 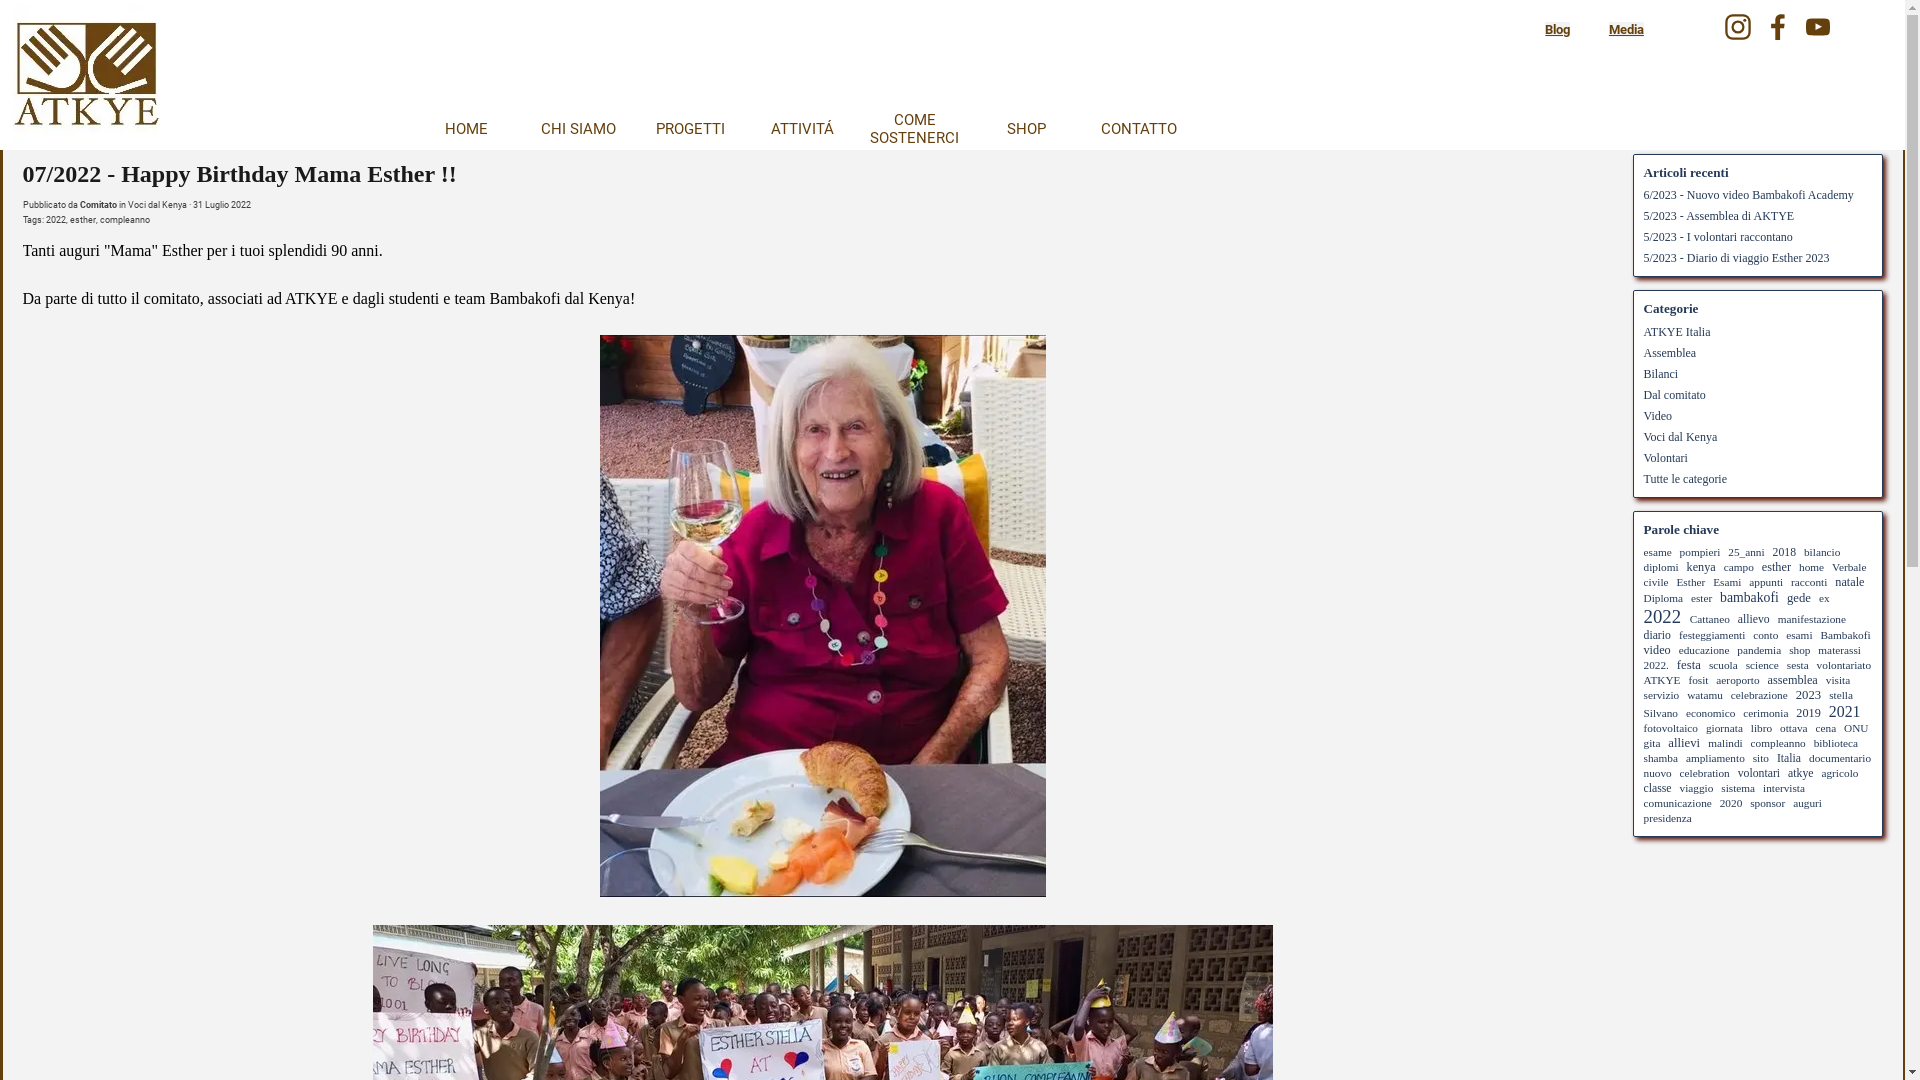 I want to click on 'PROGETTI', so click(x=690, y=128).